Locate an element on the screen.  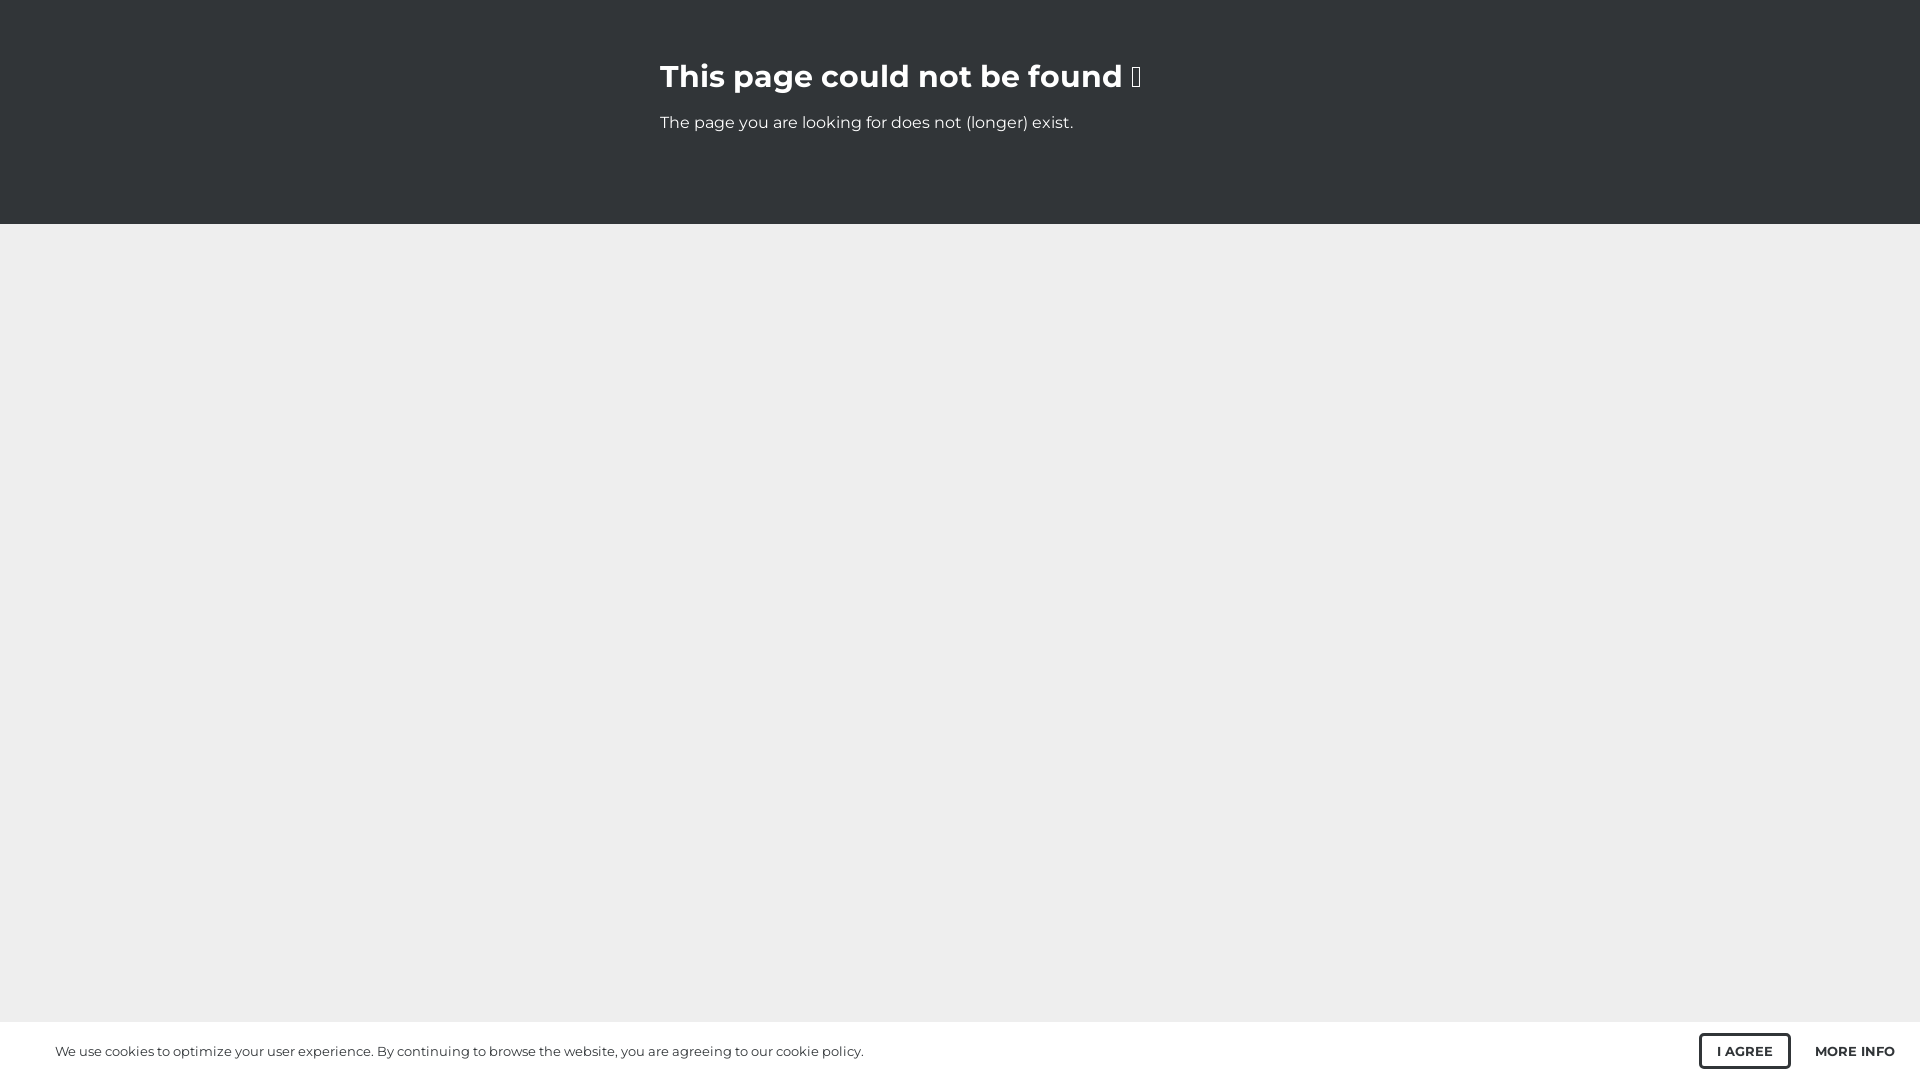
'I AGREE' is located at coordinates (1744, 1049).